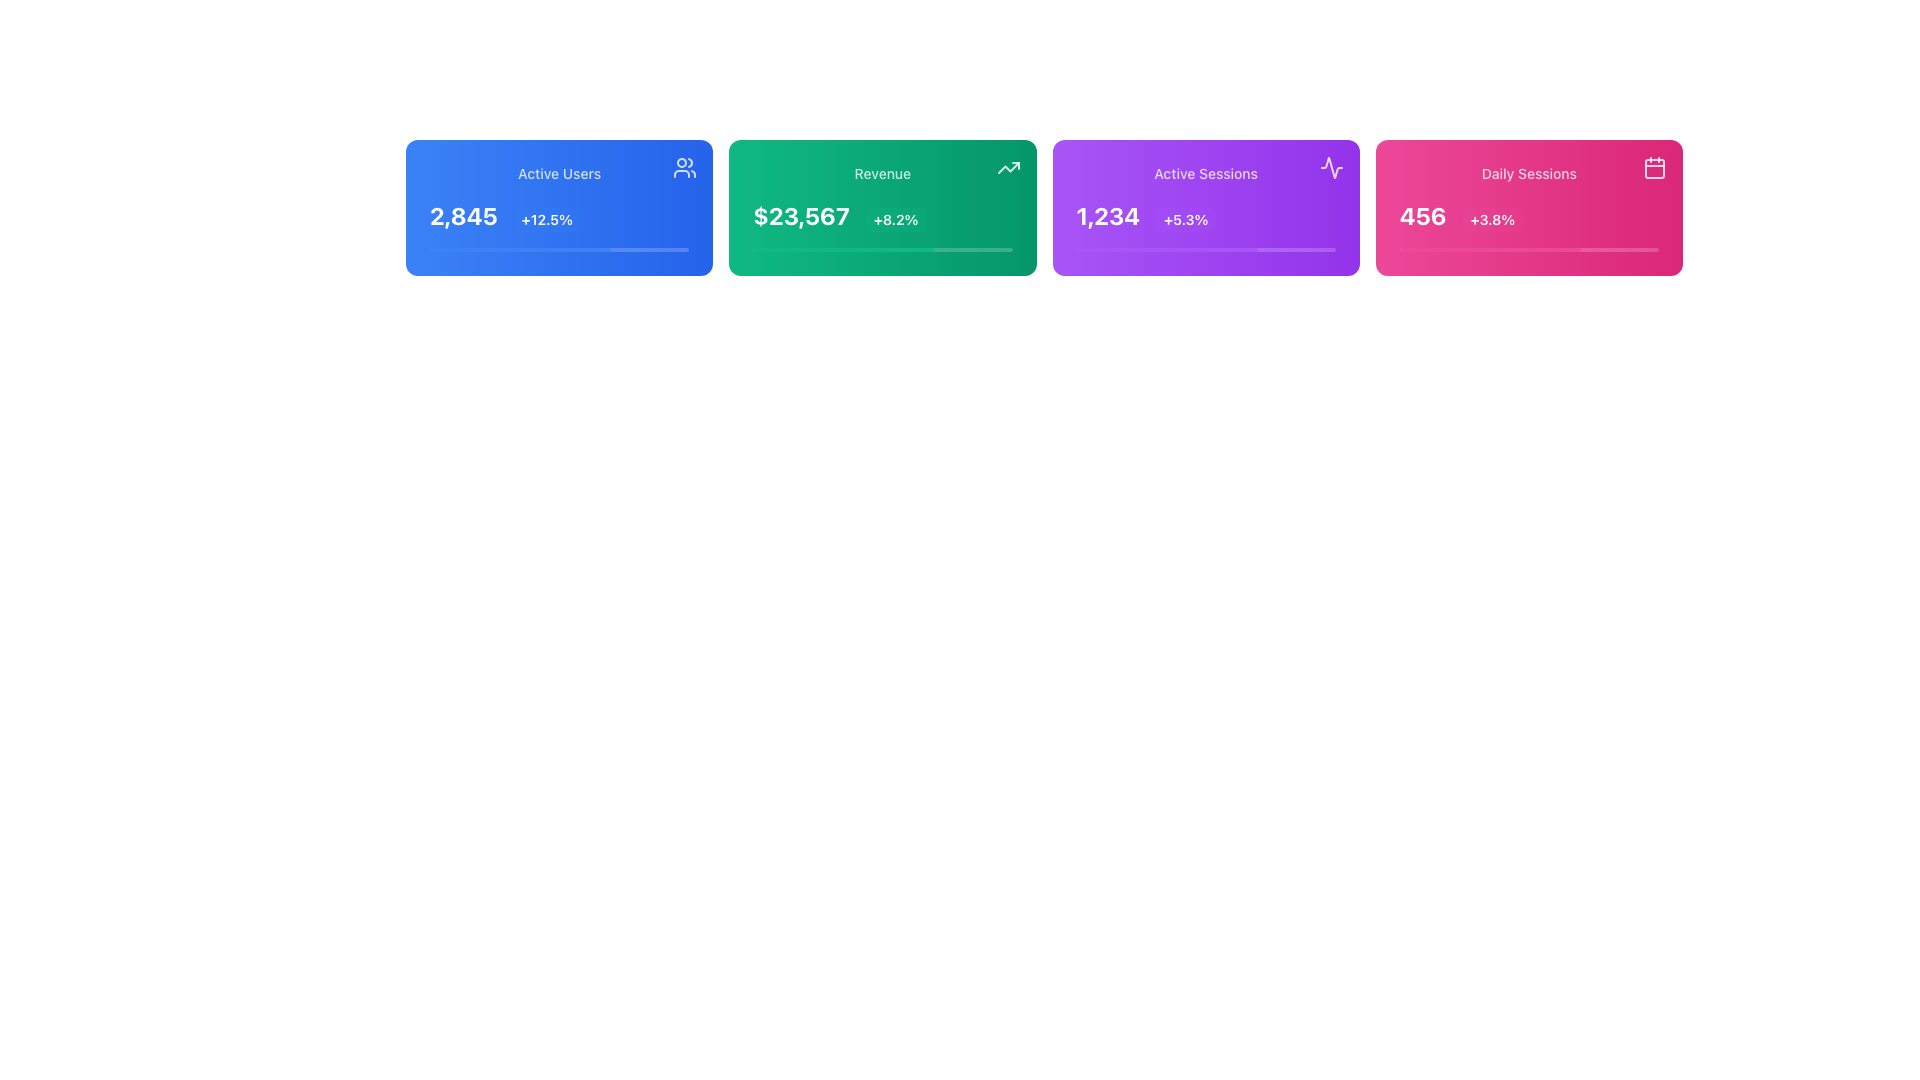 The height and width of the screenshot is (1080, 1920). What do you see at coordinates (1107, 216) in the screenshot?
I see `the bold numerical text '1,234' displayed in white within the purple card labeled 'Active Sessions'` at bounding box center [1107, 216].